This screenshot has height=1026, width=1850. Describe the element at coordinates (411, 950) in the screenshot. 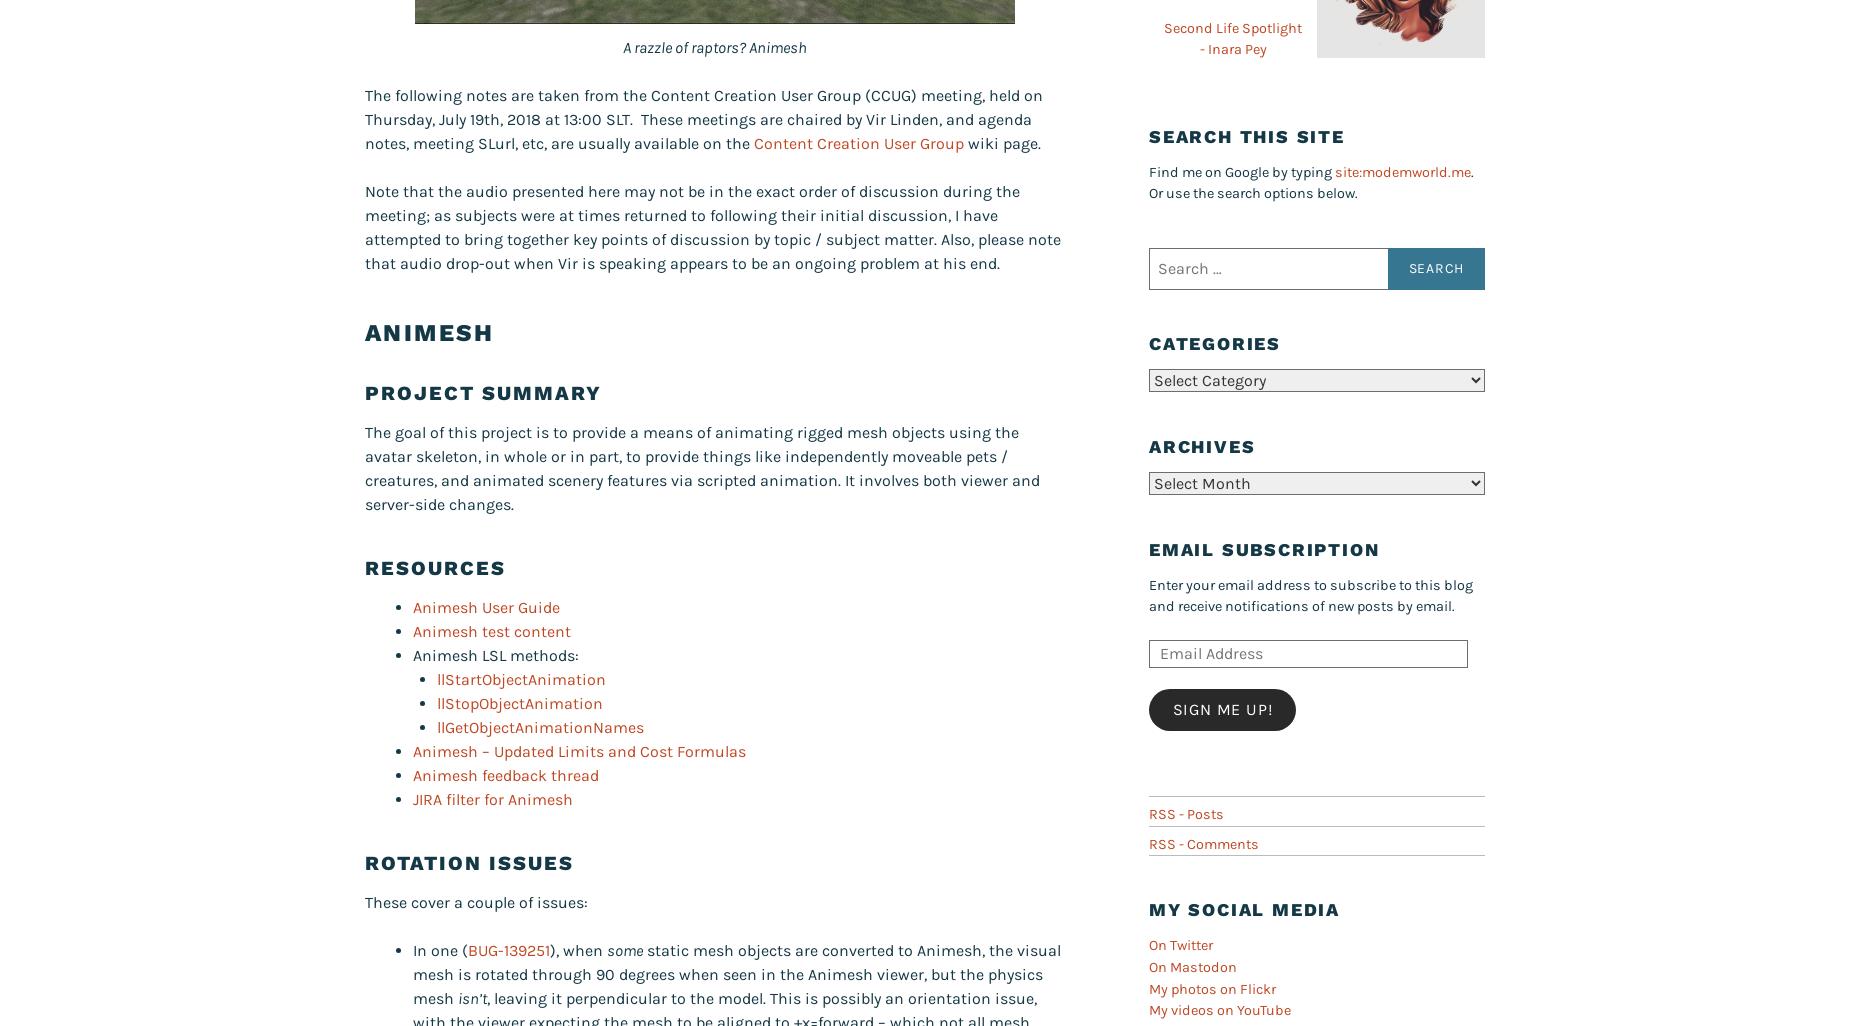

I see `'In one ('` at that location.